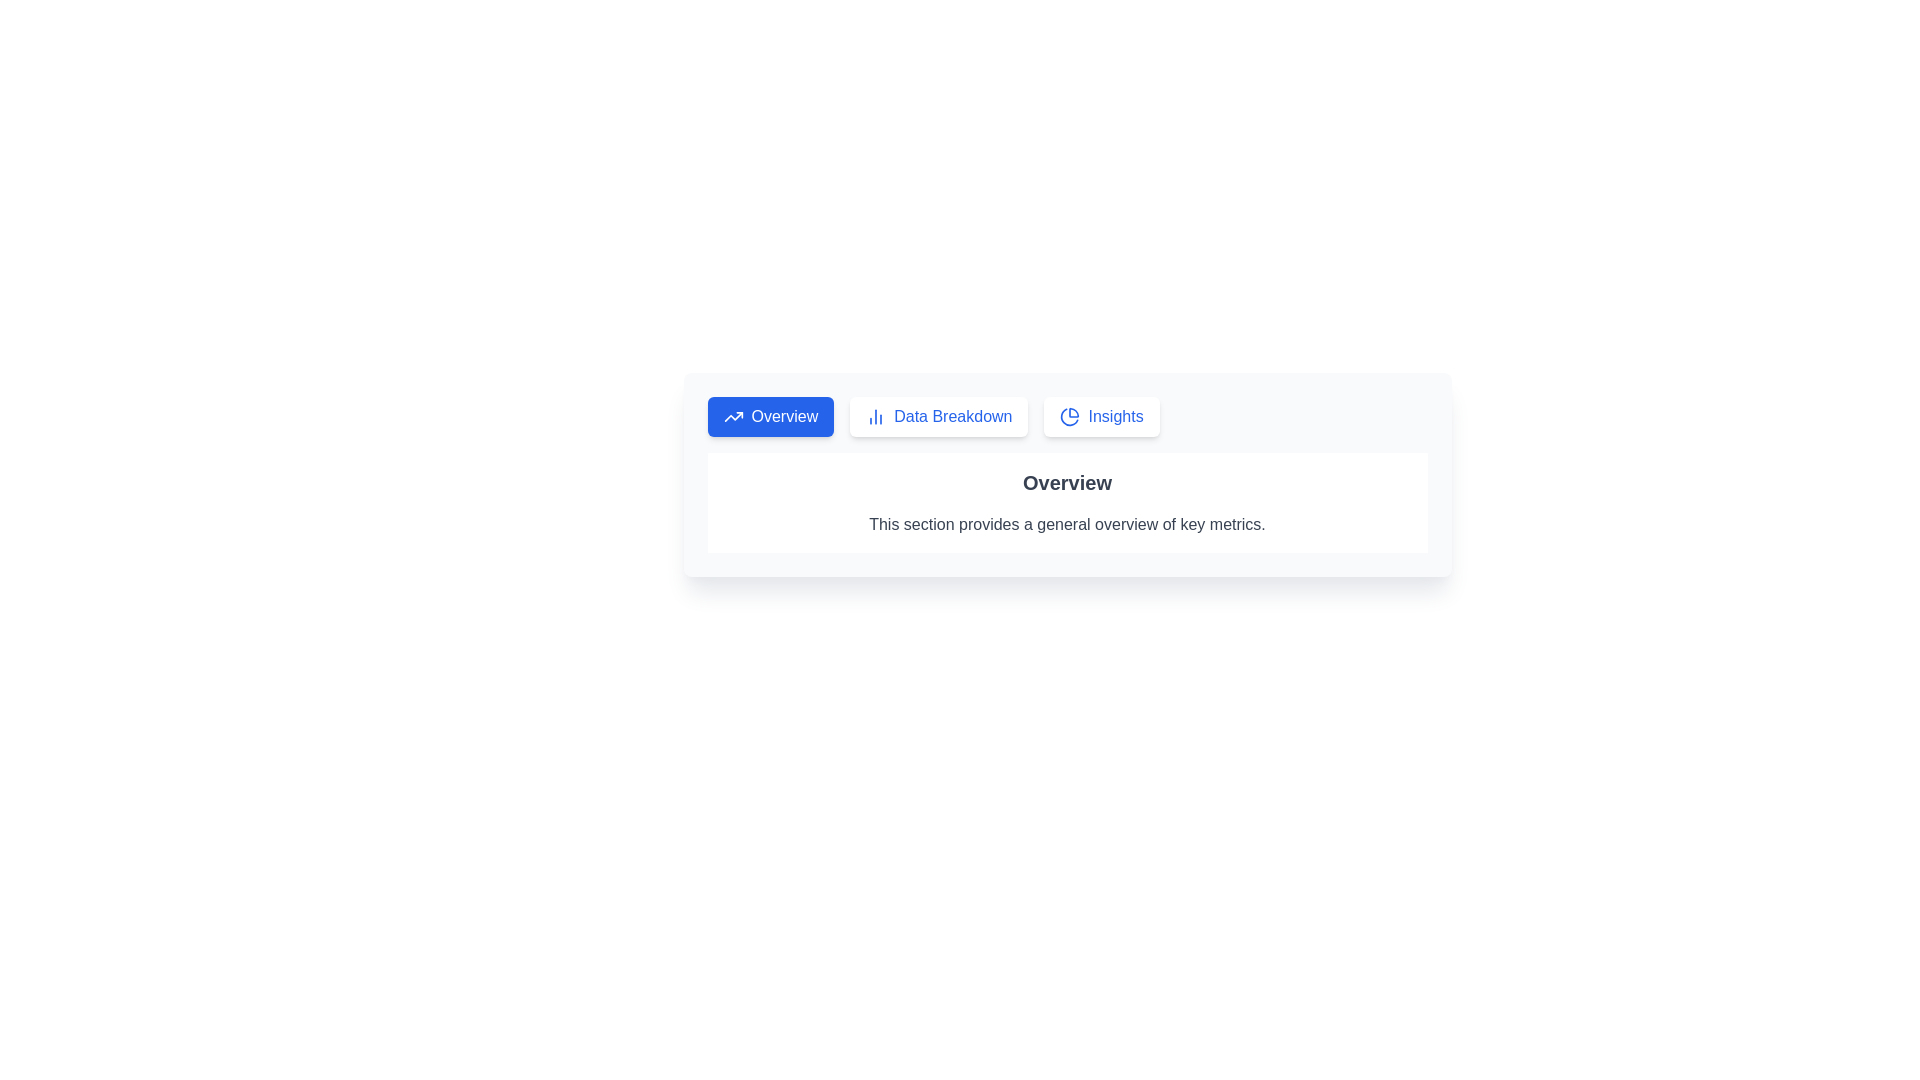 The width and height of the screenshot is (1920, 1080). I want to click on the Overview tab by clicking on its button, so click(768, 415).